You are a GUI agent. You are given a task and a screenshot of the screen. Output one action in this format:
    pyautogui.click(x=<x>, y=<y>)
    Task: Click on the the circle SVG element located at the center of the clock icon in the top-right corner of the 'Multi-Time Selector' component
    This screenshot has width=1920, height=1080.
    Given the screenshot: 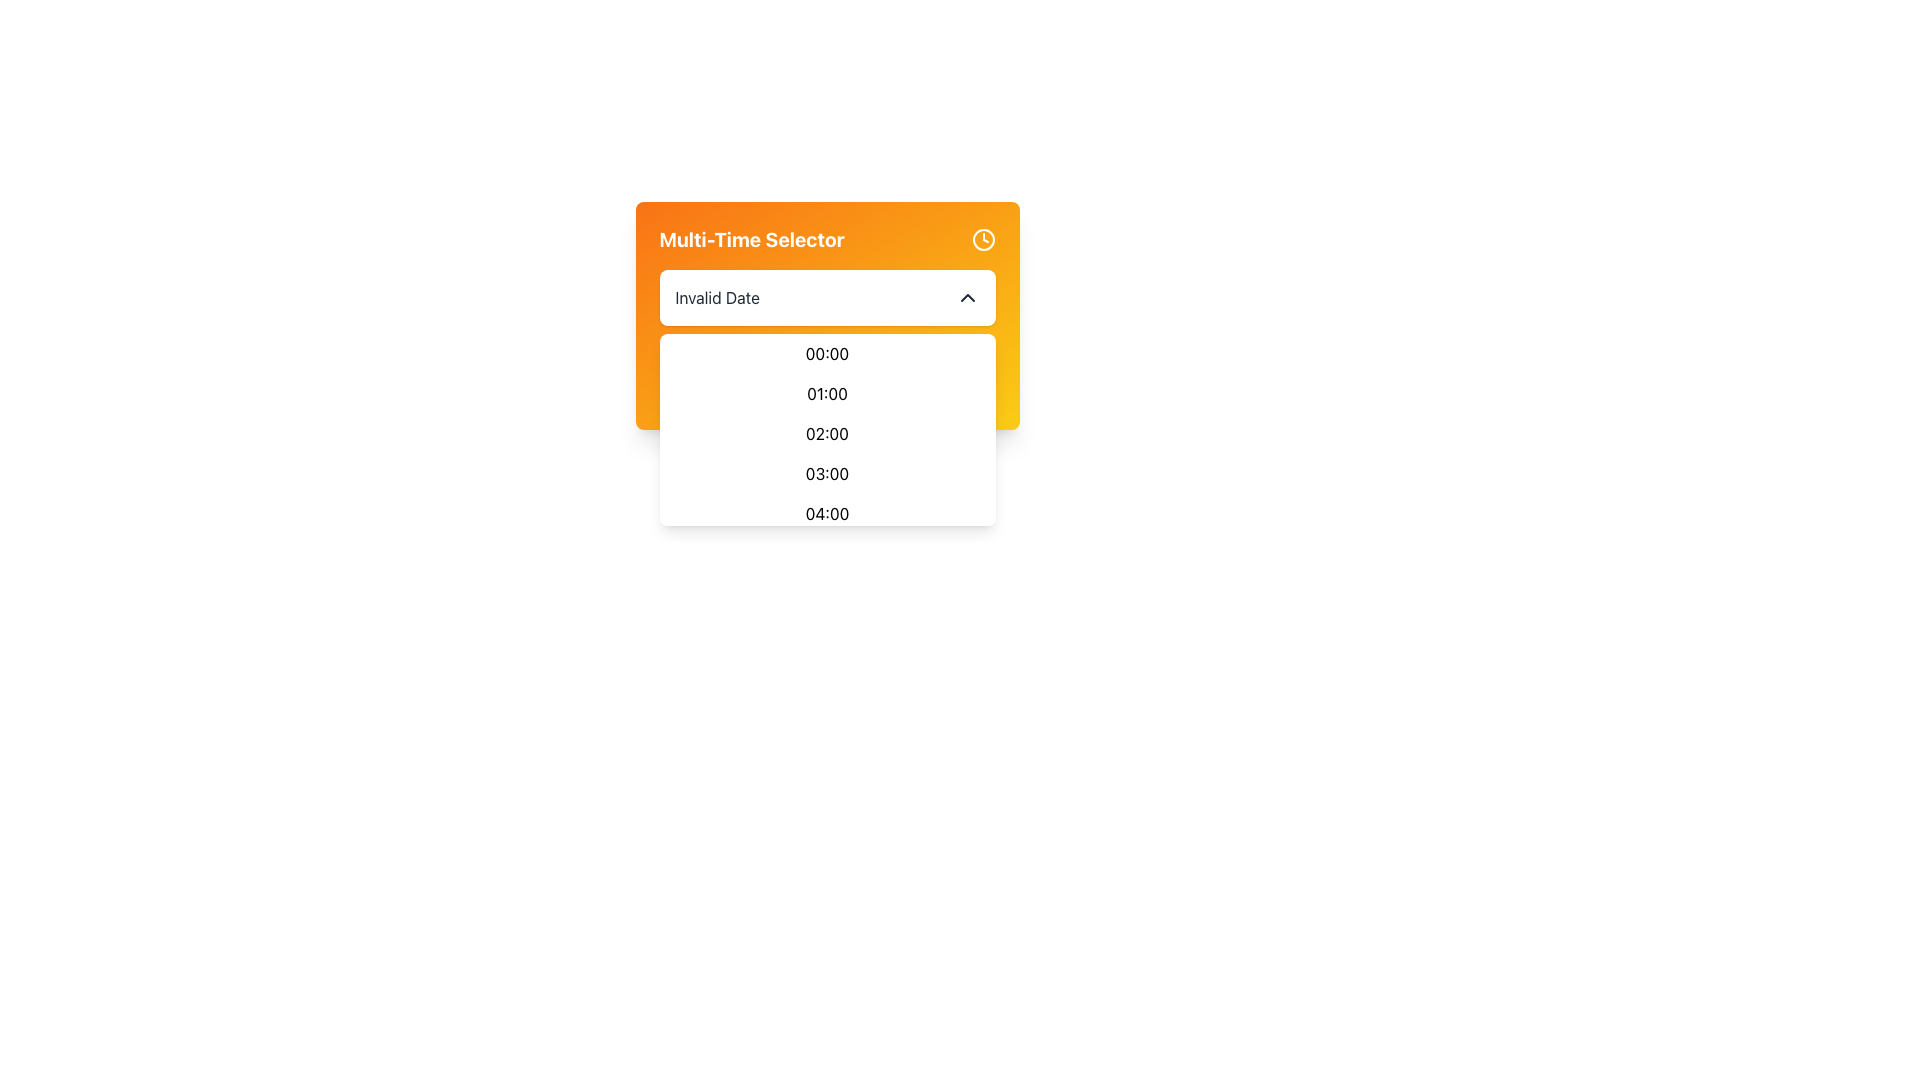 What is the action you would take?
    pyautogui.click(x=983, y=238)
    